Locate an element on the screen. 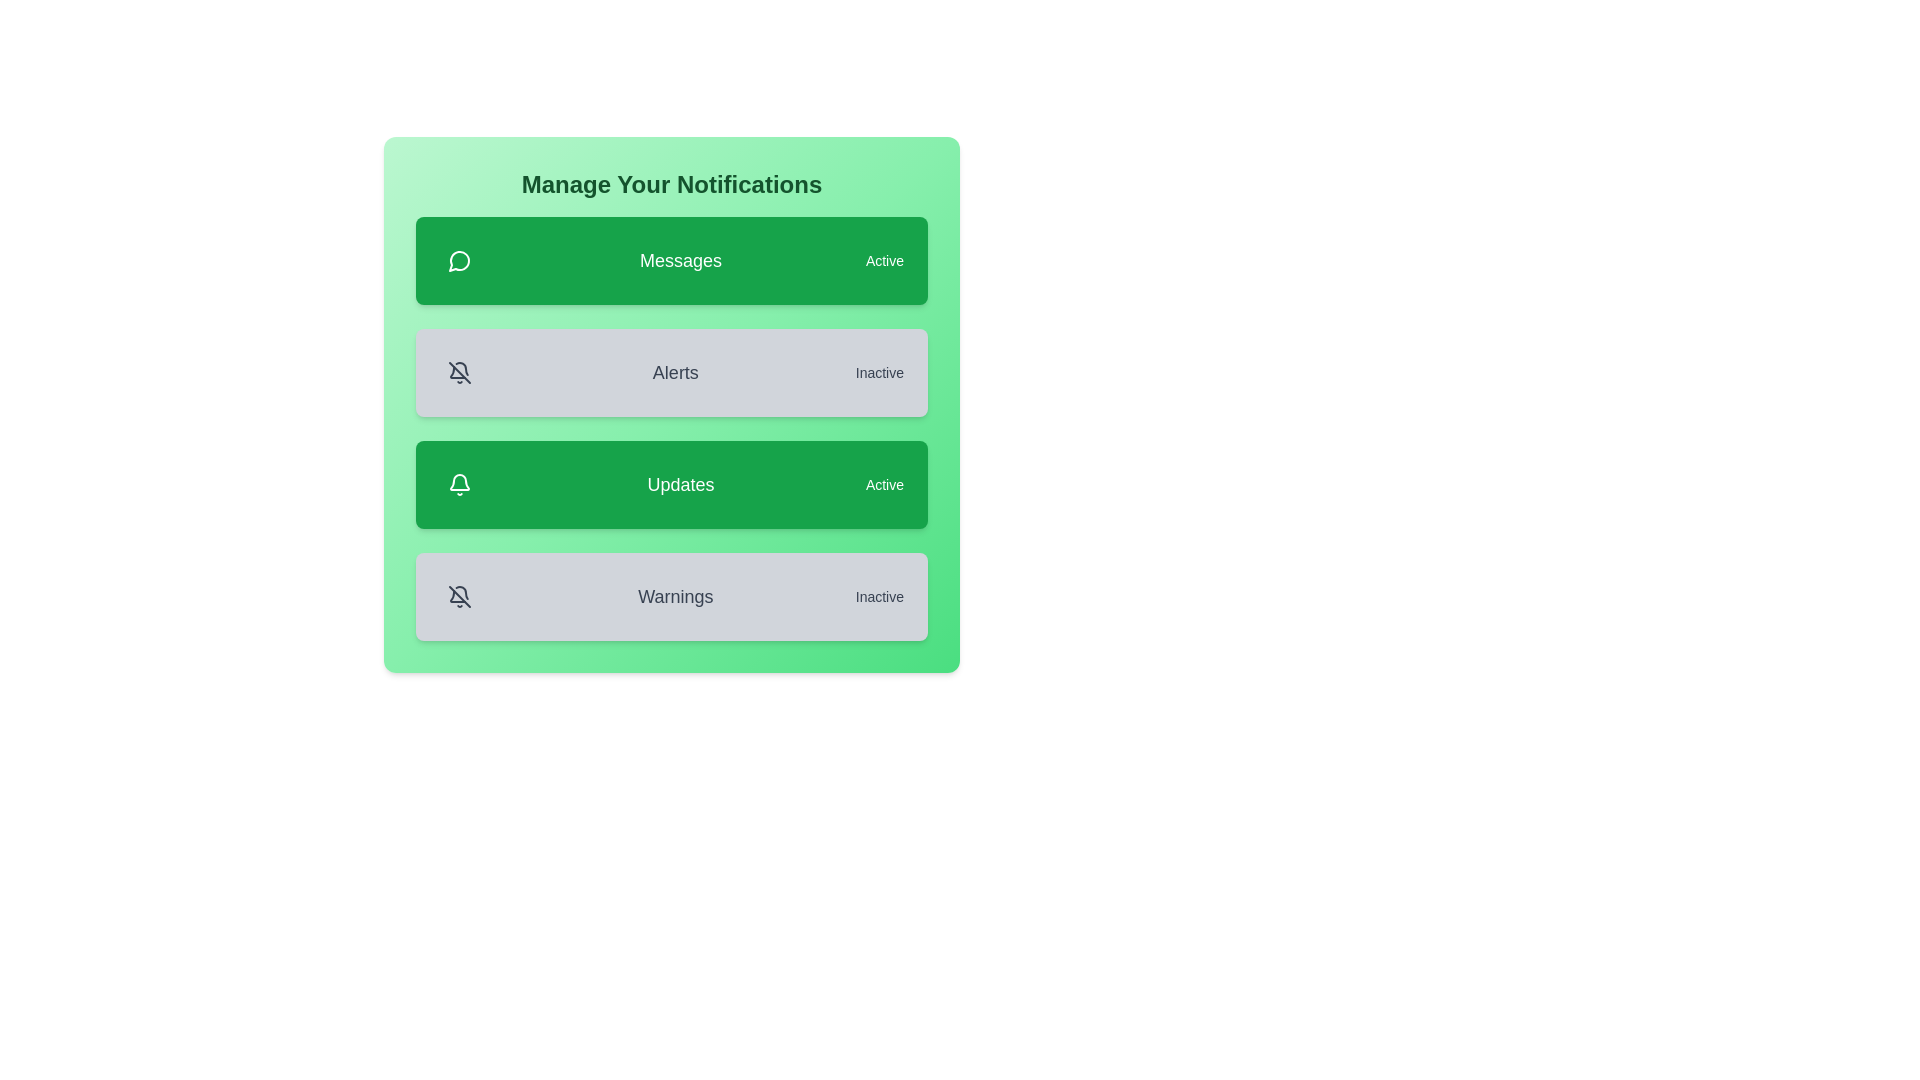 This screenshot has height=1080, width=1920. the notification card for Warnings is located at coordinates (672, 596).